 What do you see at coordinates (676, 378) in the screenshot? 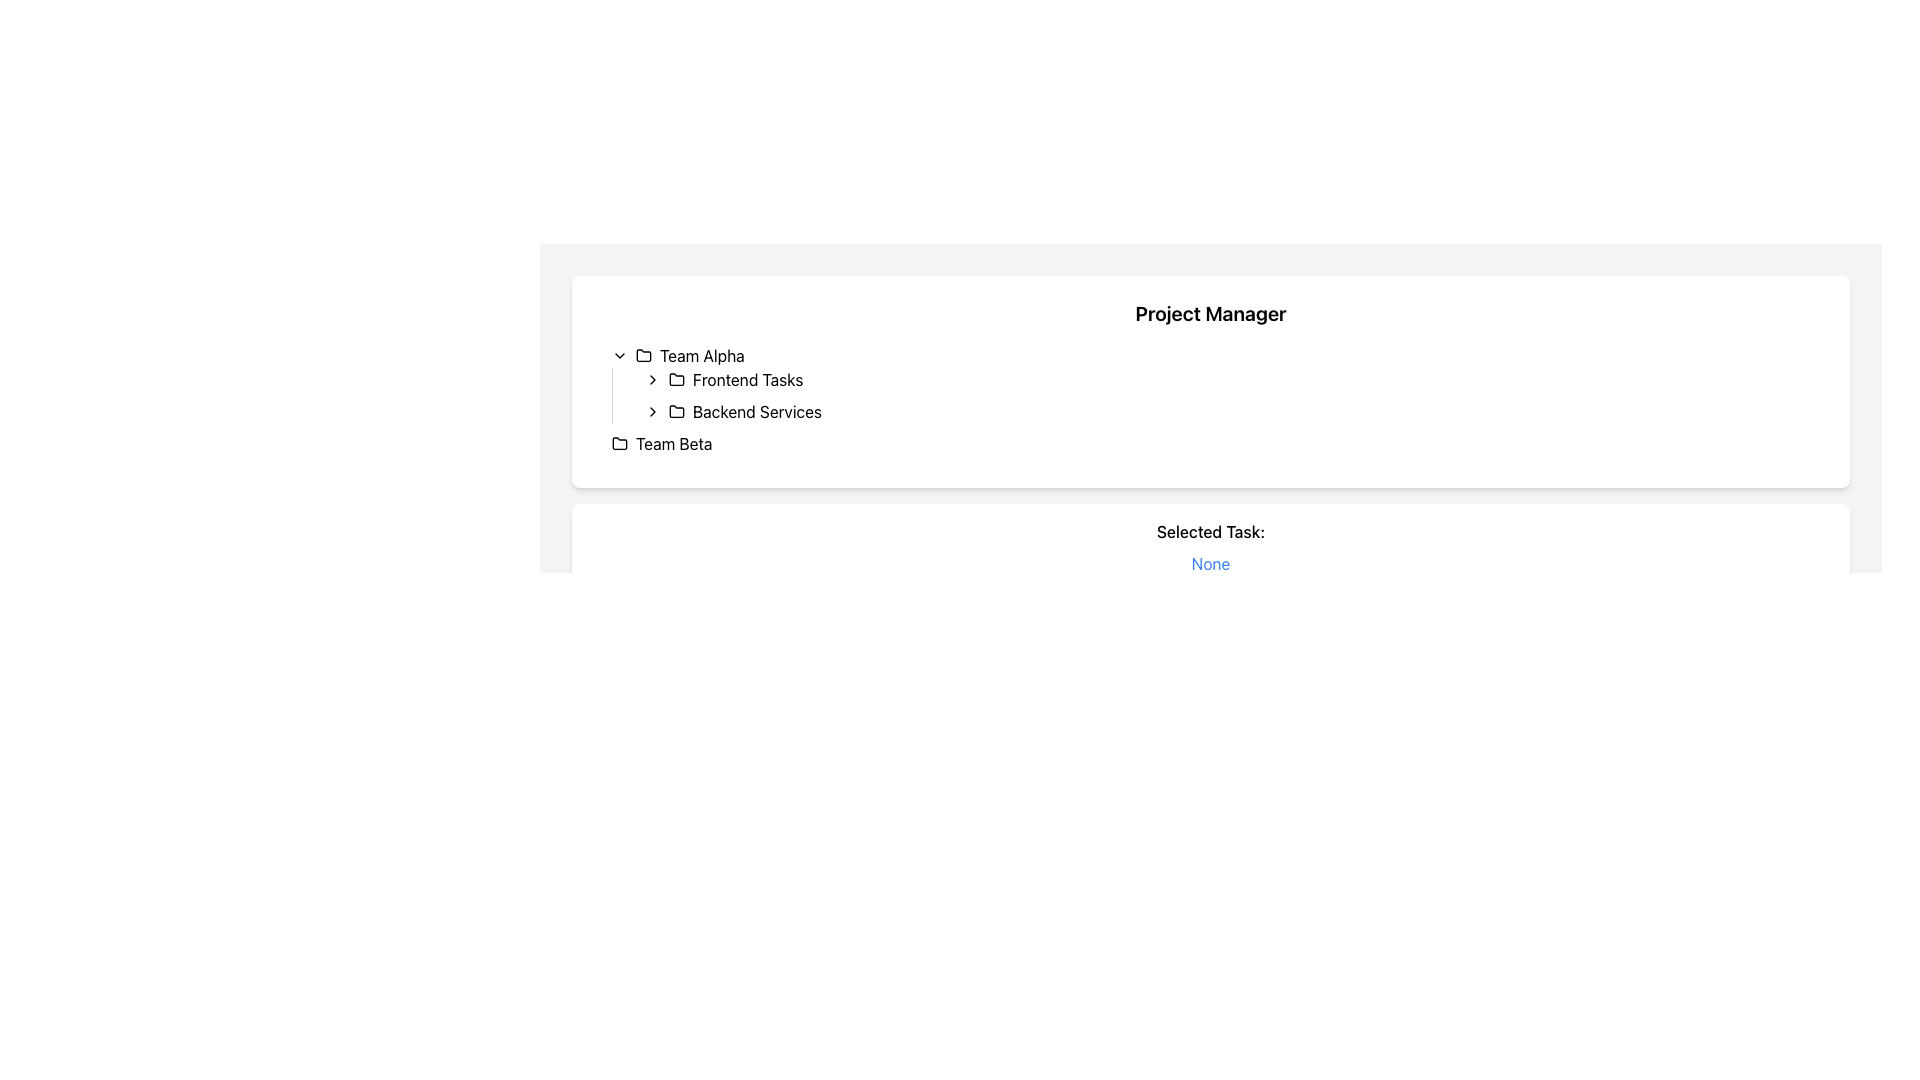
I see `the folder icon visually represented as a standard folder, located to the left of the 'Frontend Tasks' label and under 'Team Alpha' in the hierarchical tree structure` at bounding box center [676, 378].